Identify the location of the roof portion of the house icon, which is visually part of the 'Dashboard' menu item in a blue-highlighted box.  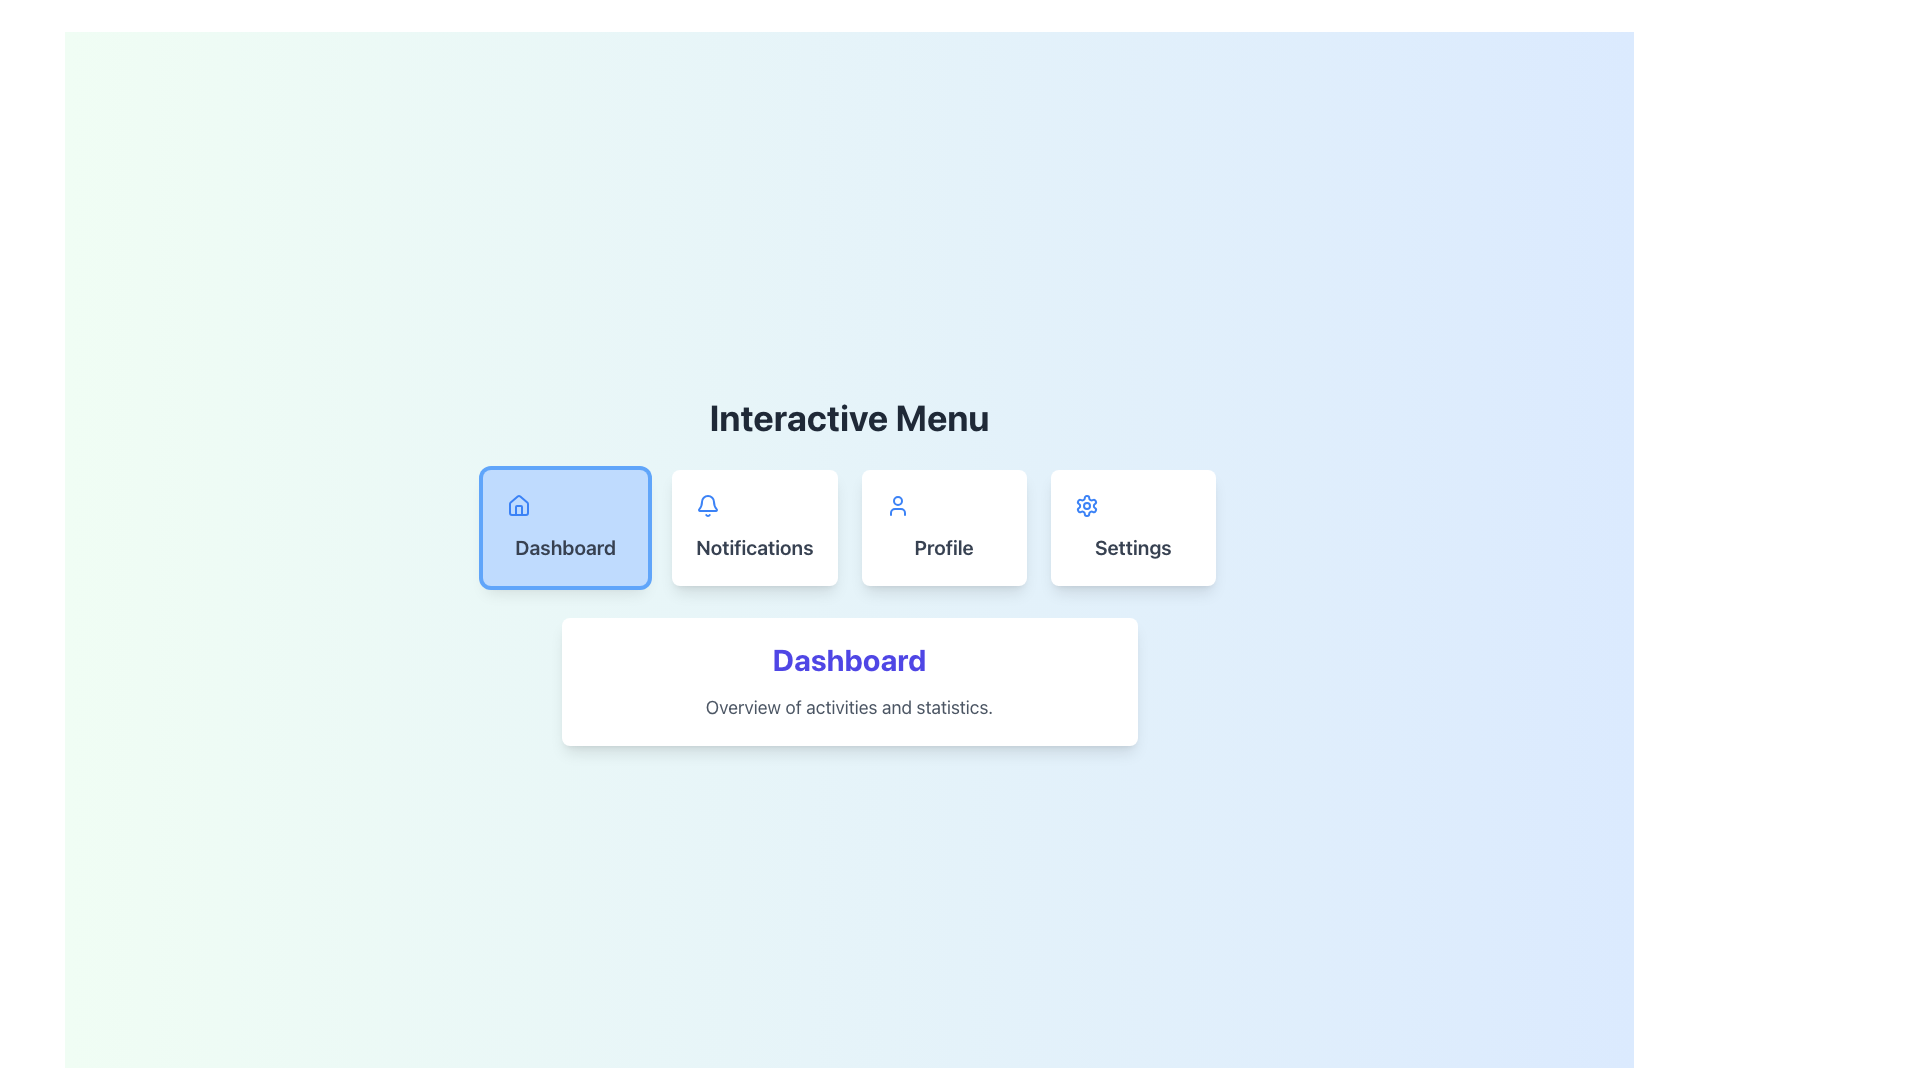
(519, 504).